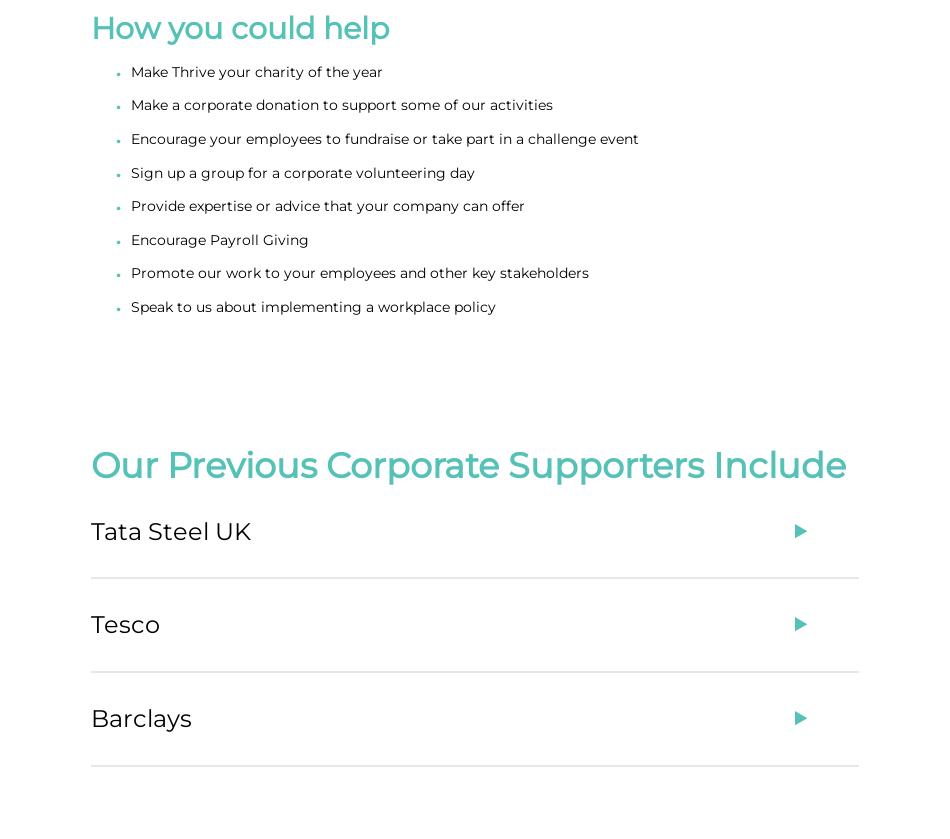 Image resolution: width=950 pixels, height=839 pixels. I want to click on 'Sign up a group for a corporate volunteering day', so click(131, 171).